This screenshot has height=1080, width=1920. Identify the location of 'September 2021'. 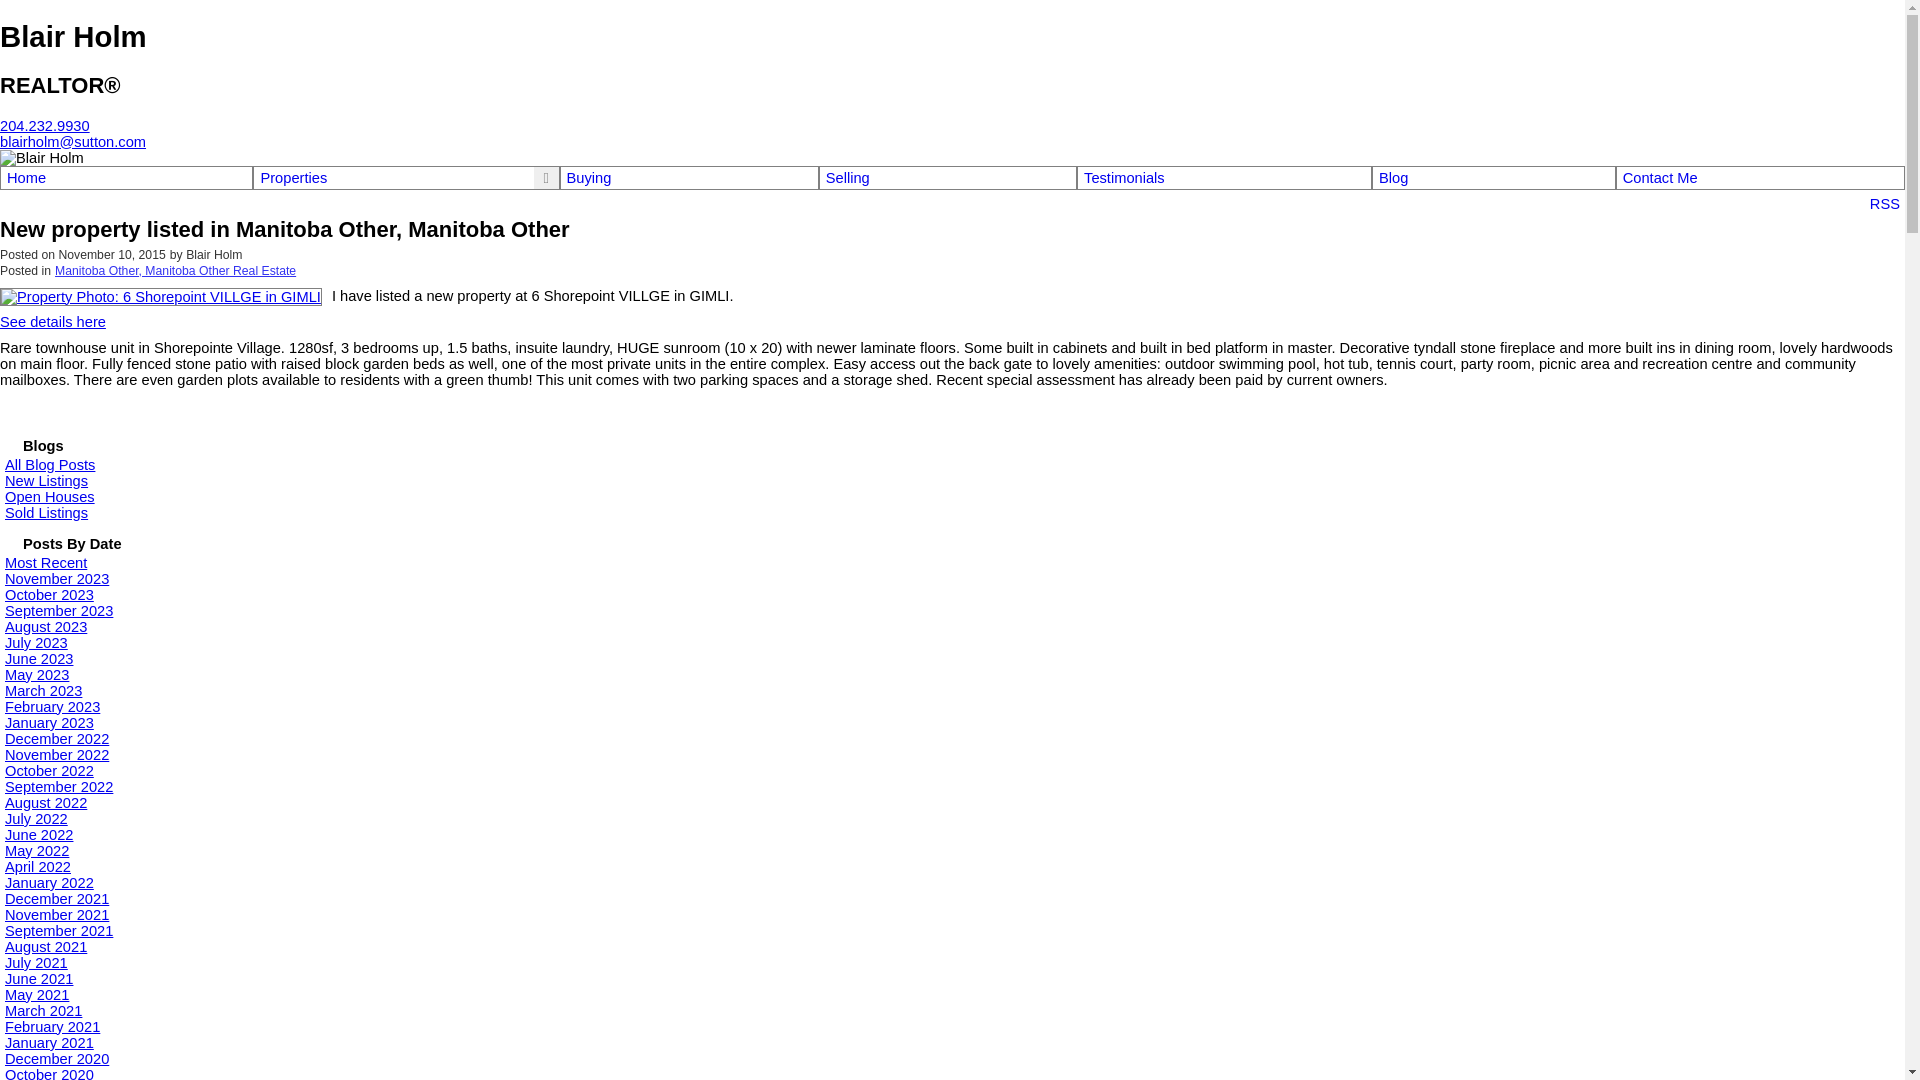
(4, 930).